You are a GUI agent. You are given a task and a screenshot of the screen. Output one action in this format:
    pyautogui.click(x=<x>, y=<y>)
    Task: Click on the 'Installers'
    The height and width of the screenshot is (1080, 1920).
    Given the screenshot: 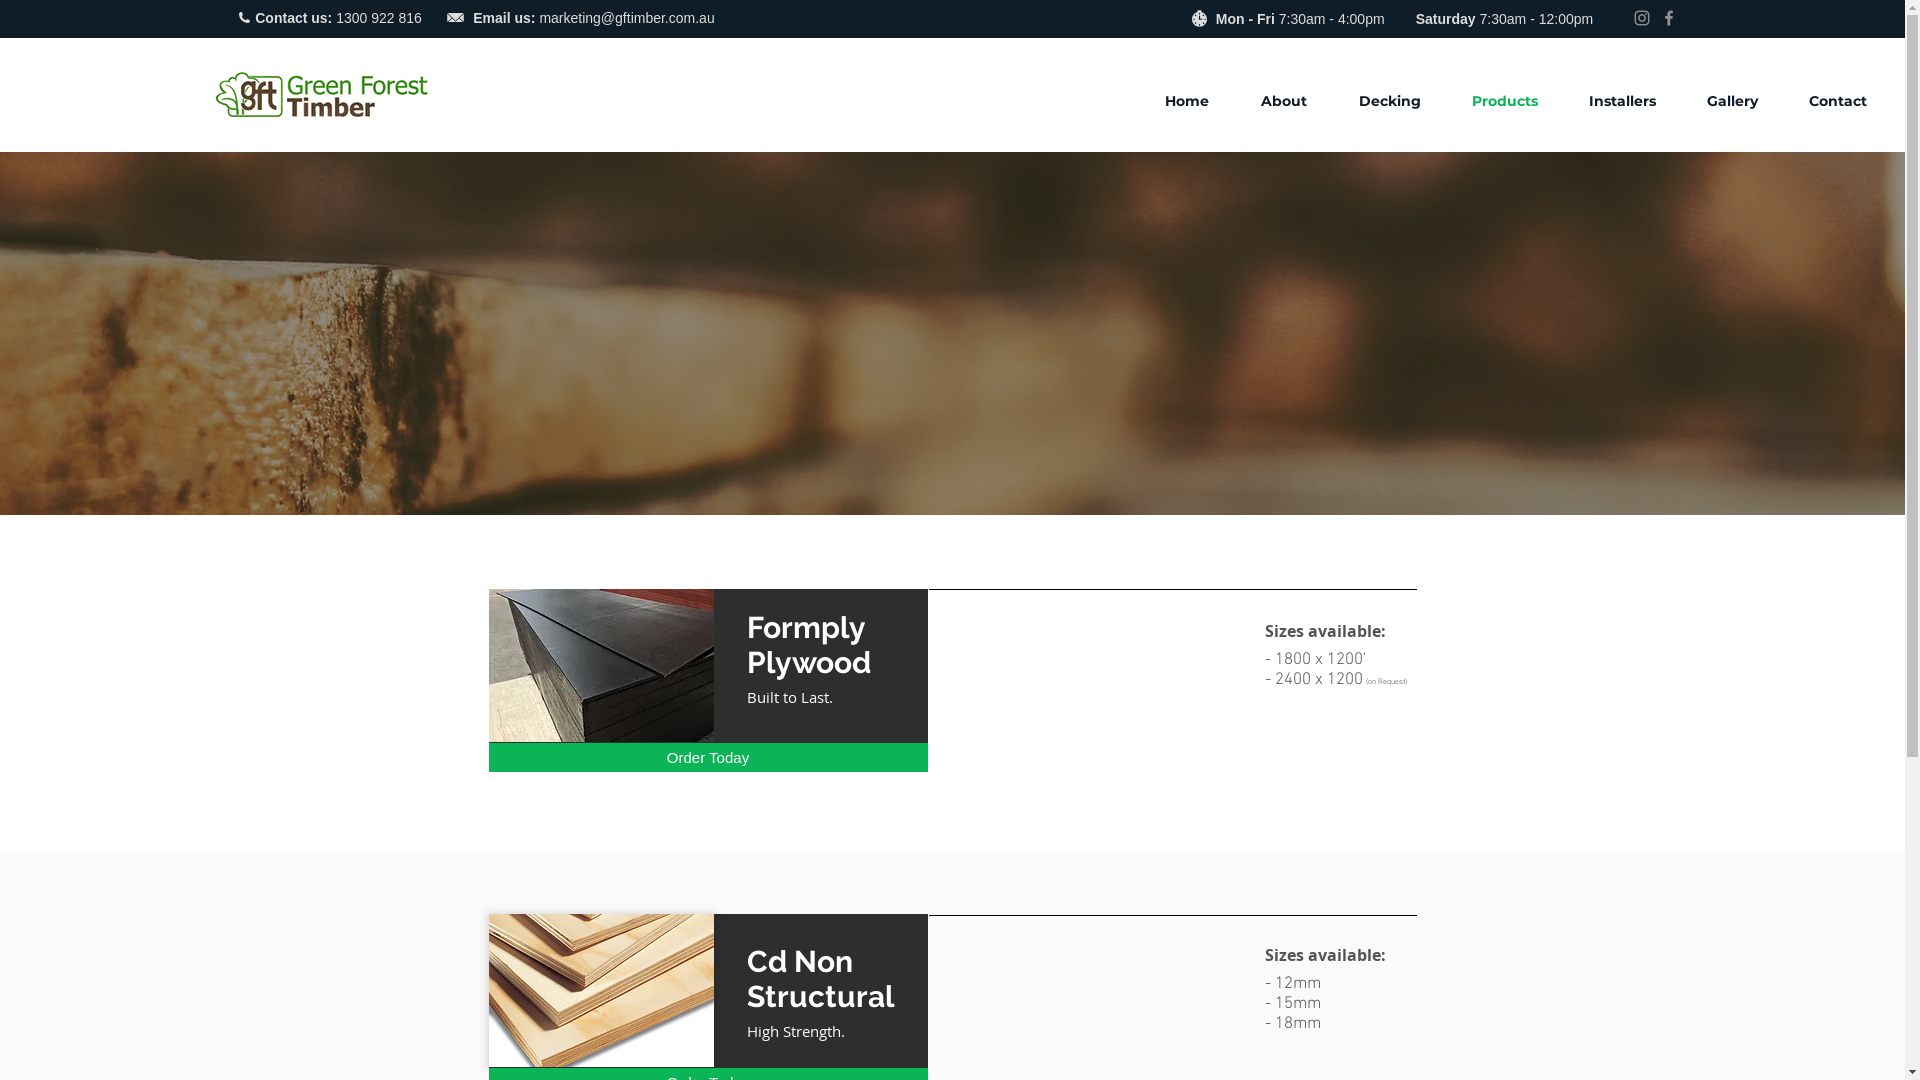 What is the action you would take?
    pyautogui.click(x=1573, y=100)
    